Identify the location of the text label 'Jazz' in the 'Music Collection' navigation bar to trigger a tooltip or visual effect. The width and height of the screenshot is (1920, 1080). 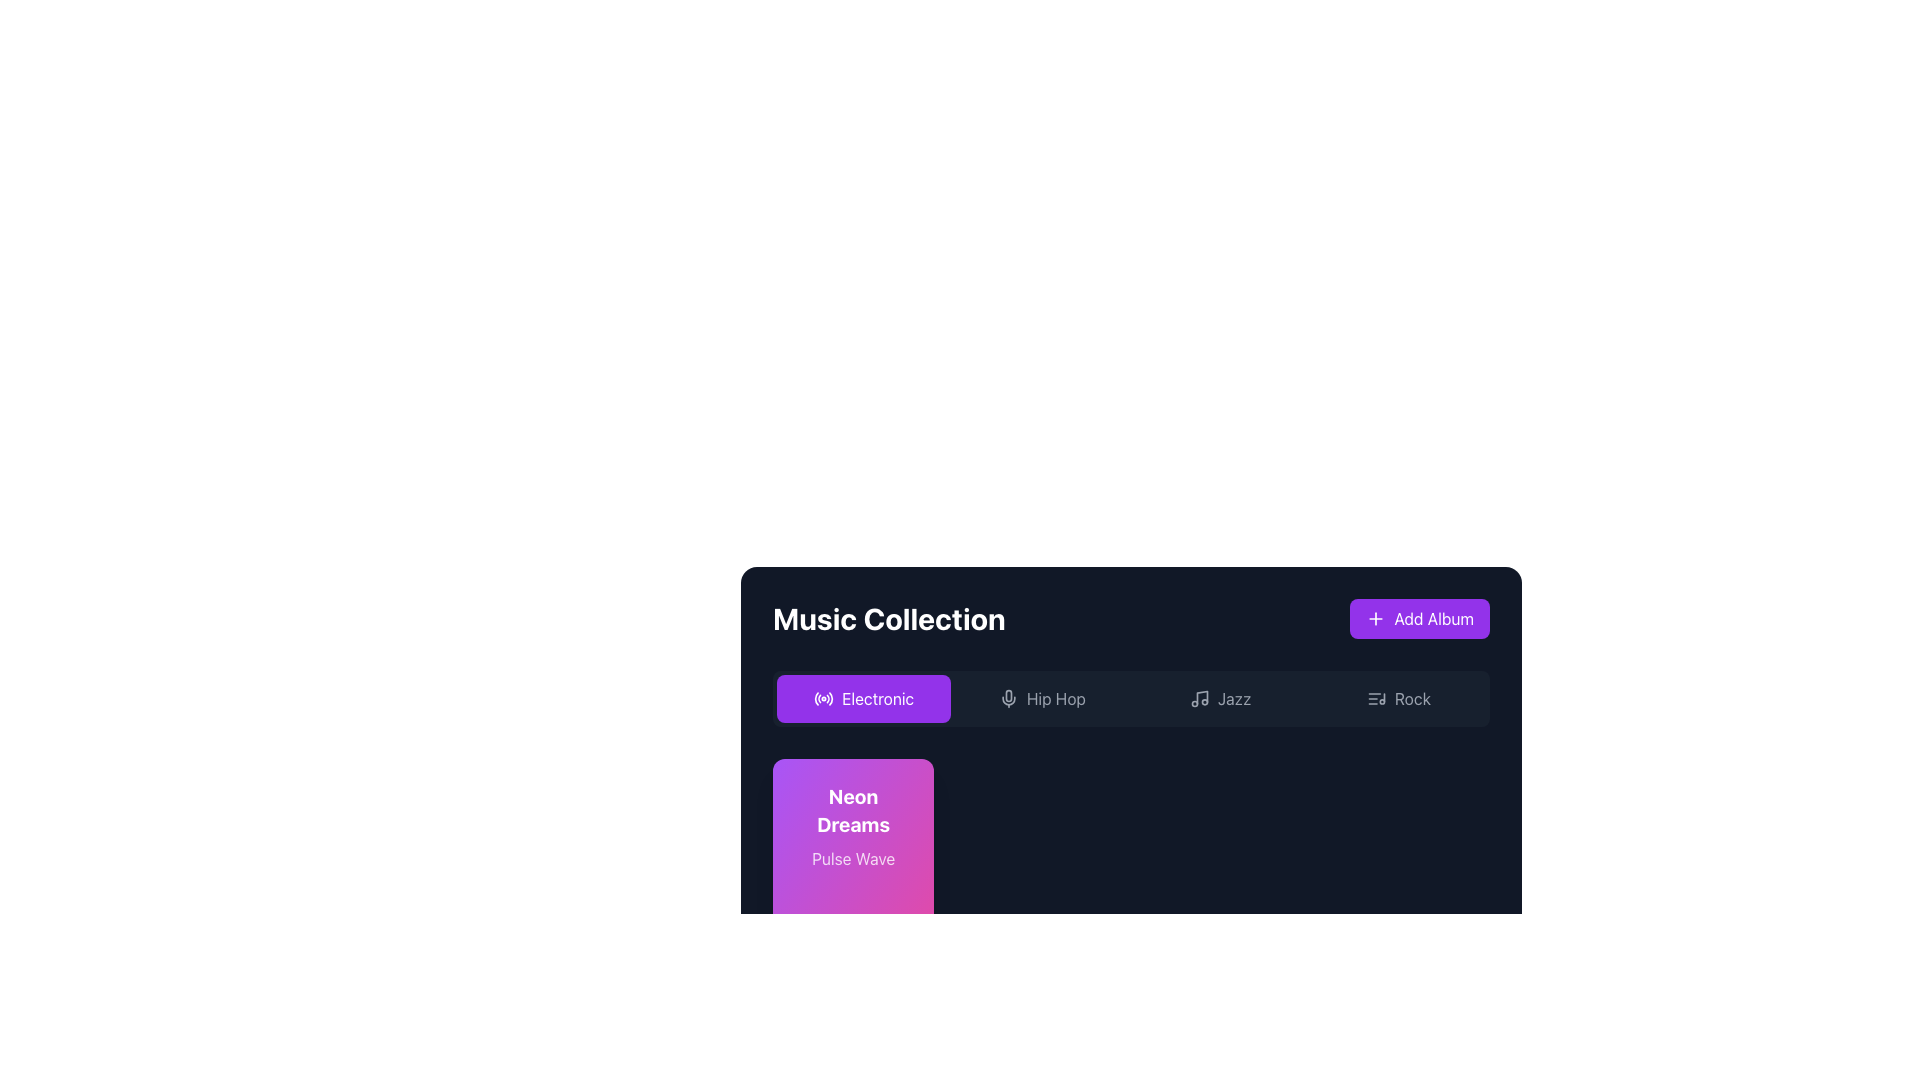
(1233, 697).